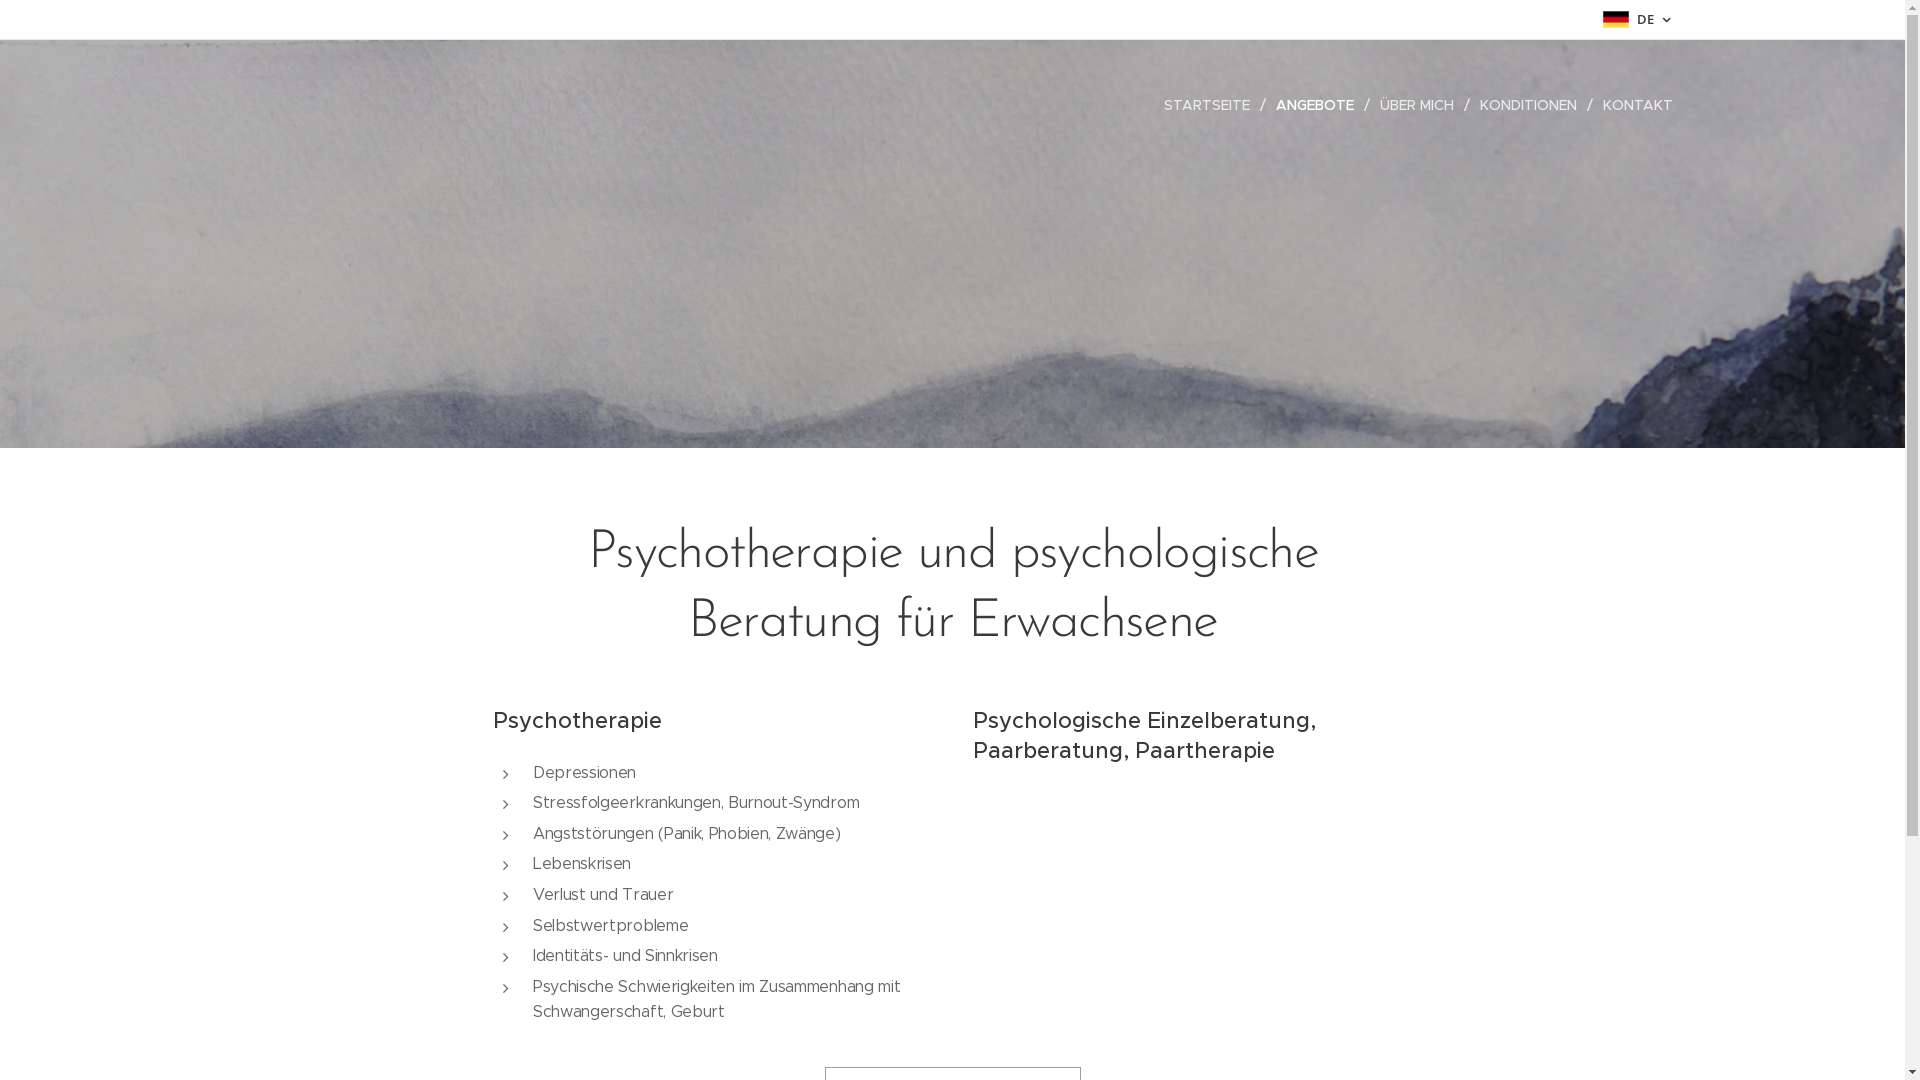 The height and width of the screenshot is (1080, 1920). What do you see at coordinates (1591, 104) in the screenshot?
I see `'KONTAKT'` at bounding box center [1591, 104].